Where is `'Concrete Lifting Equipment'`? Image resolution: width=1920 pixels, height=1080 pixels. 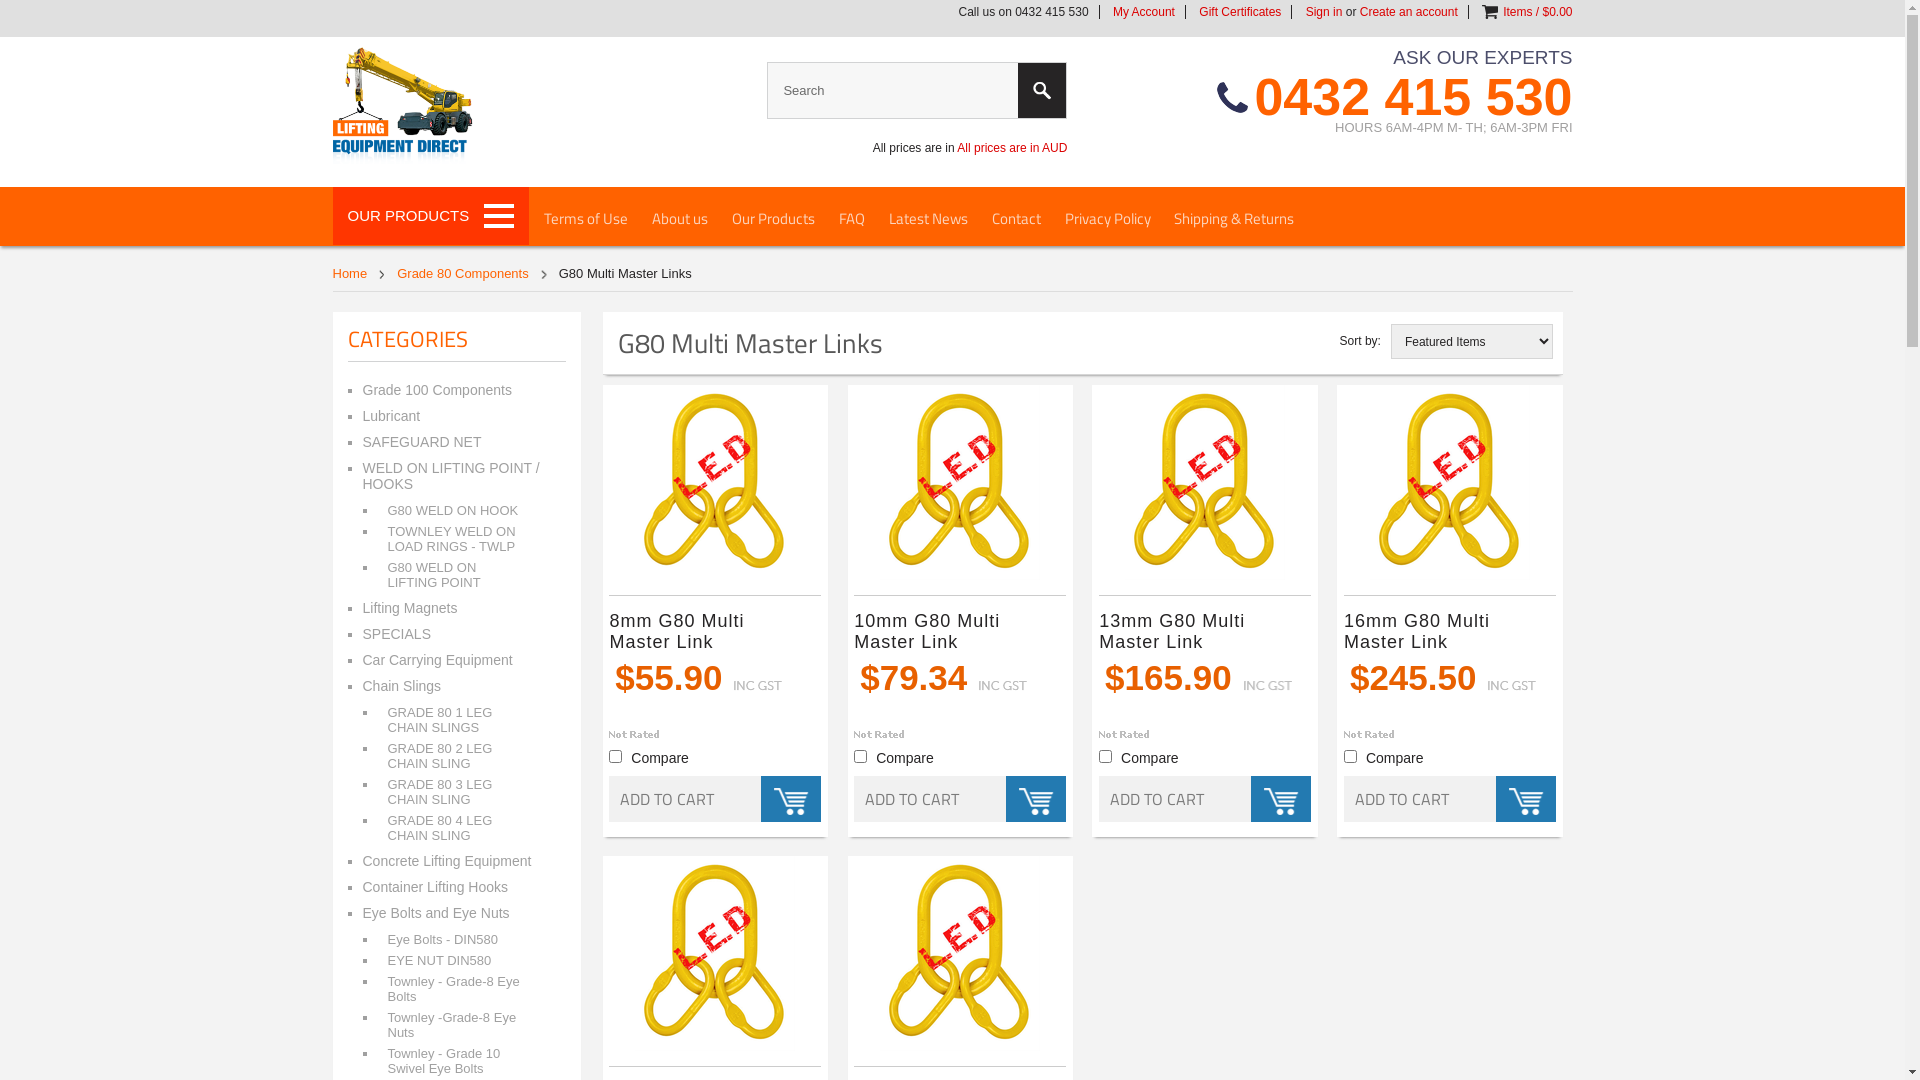 'Concrete Lifting Equipment' is located at coordinates (452, 859).